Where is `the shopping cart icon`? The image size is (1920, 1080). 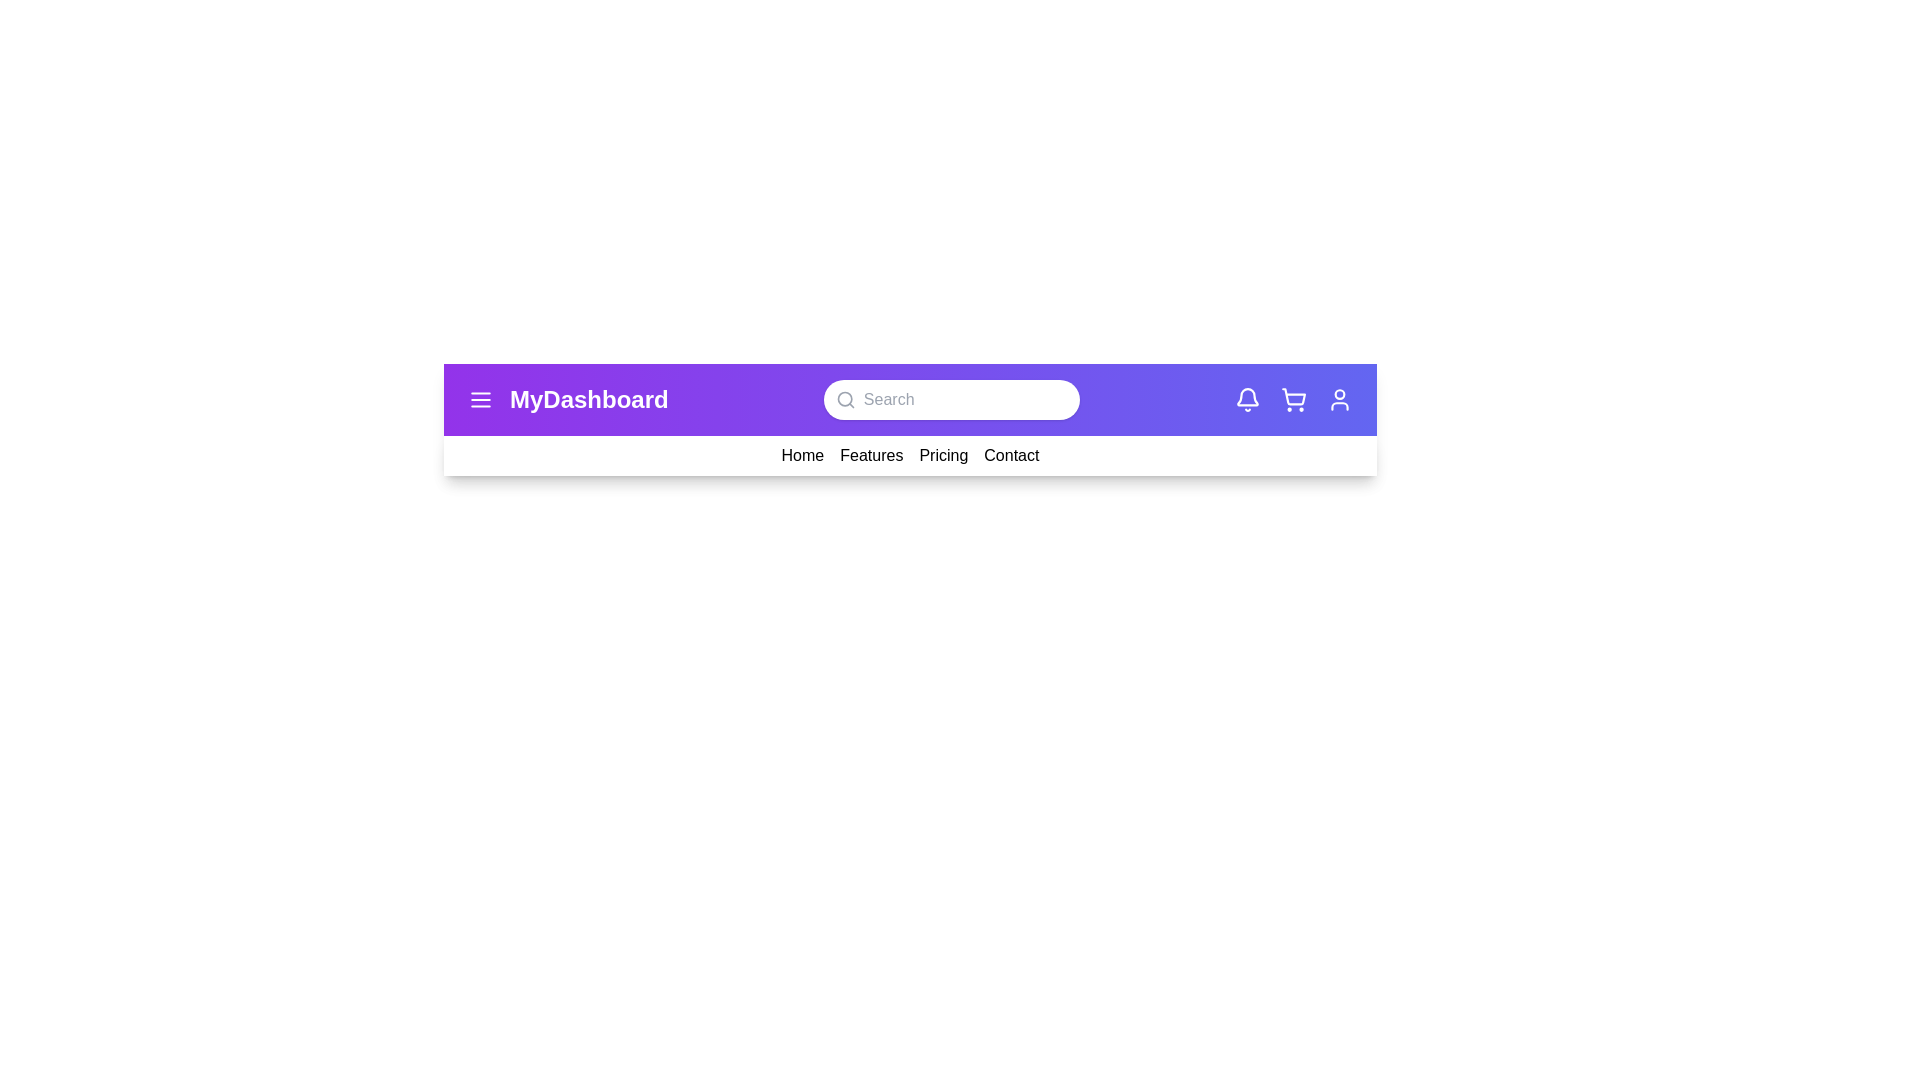
the shopping cart icon is located at coordinates (1293, 400).